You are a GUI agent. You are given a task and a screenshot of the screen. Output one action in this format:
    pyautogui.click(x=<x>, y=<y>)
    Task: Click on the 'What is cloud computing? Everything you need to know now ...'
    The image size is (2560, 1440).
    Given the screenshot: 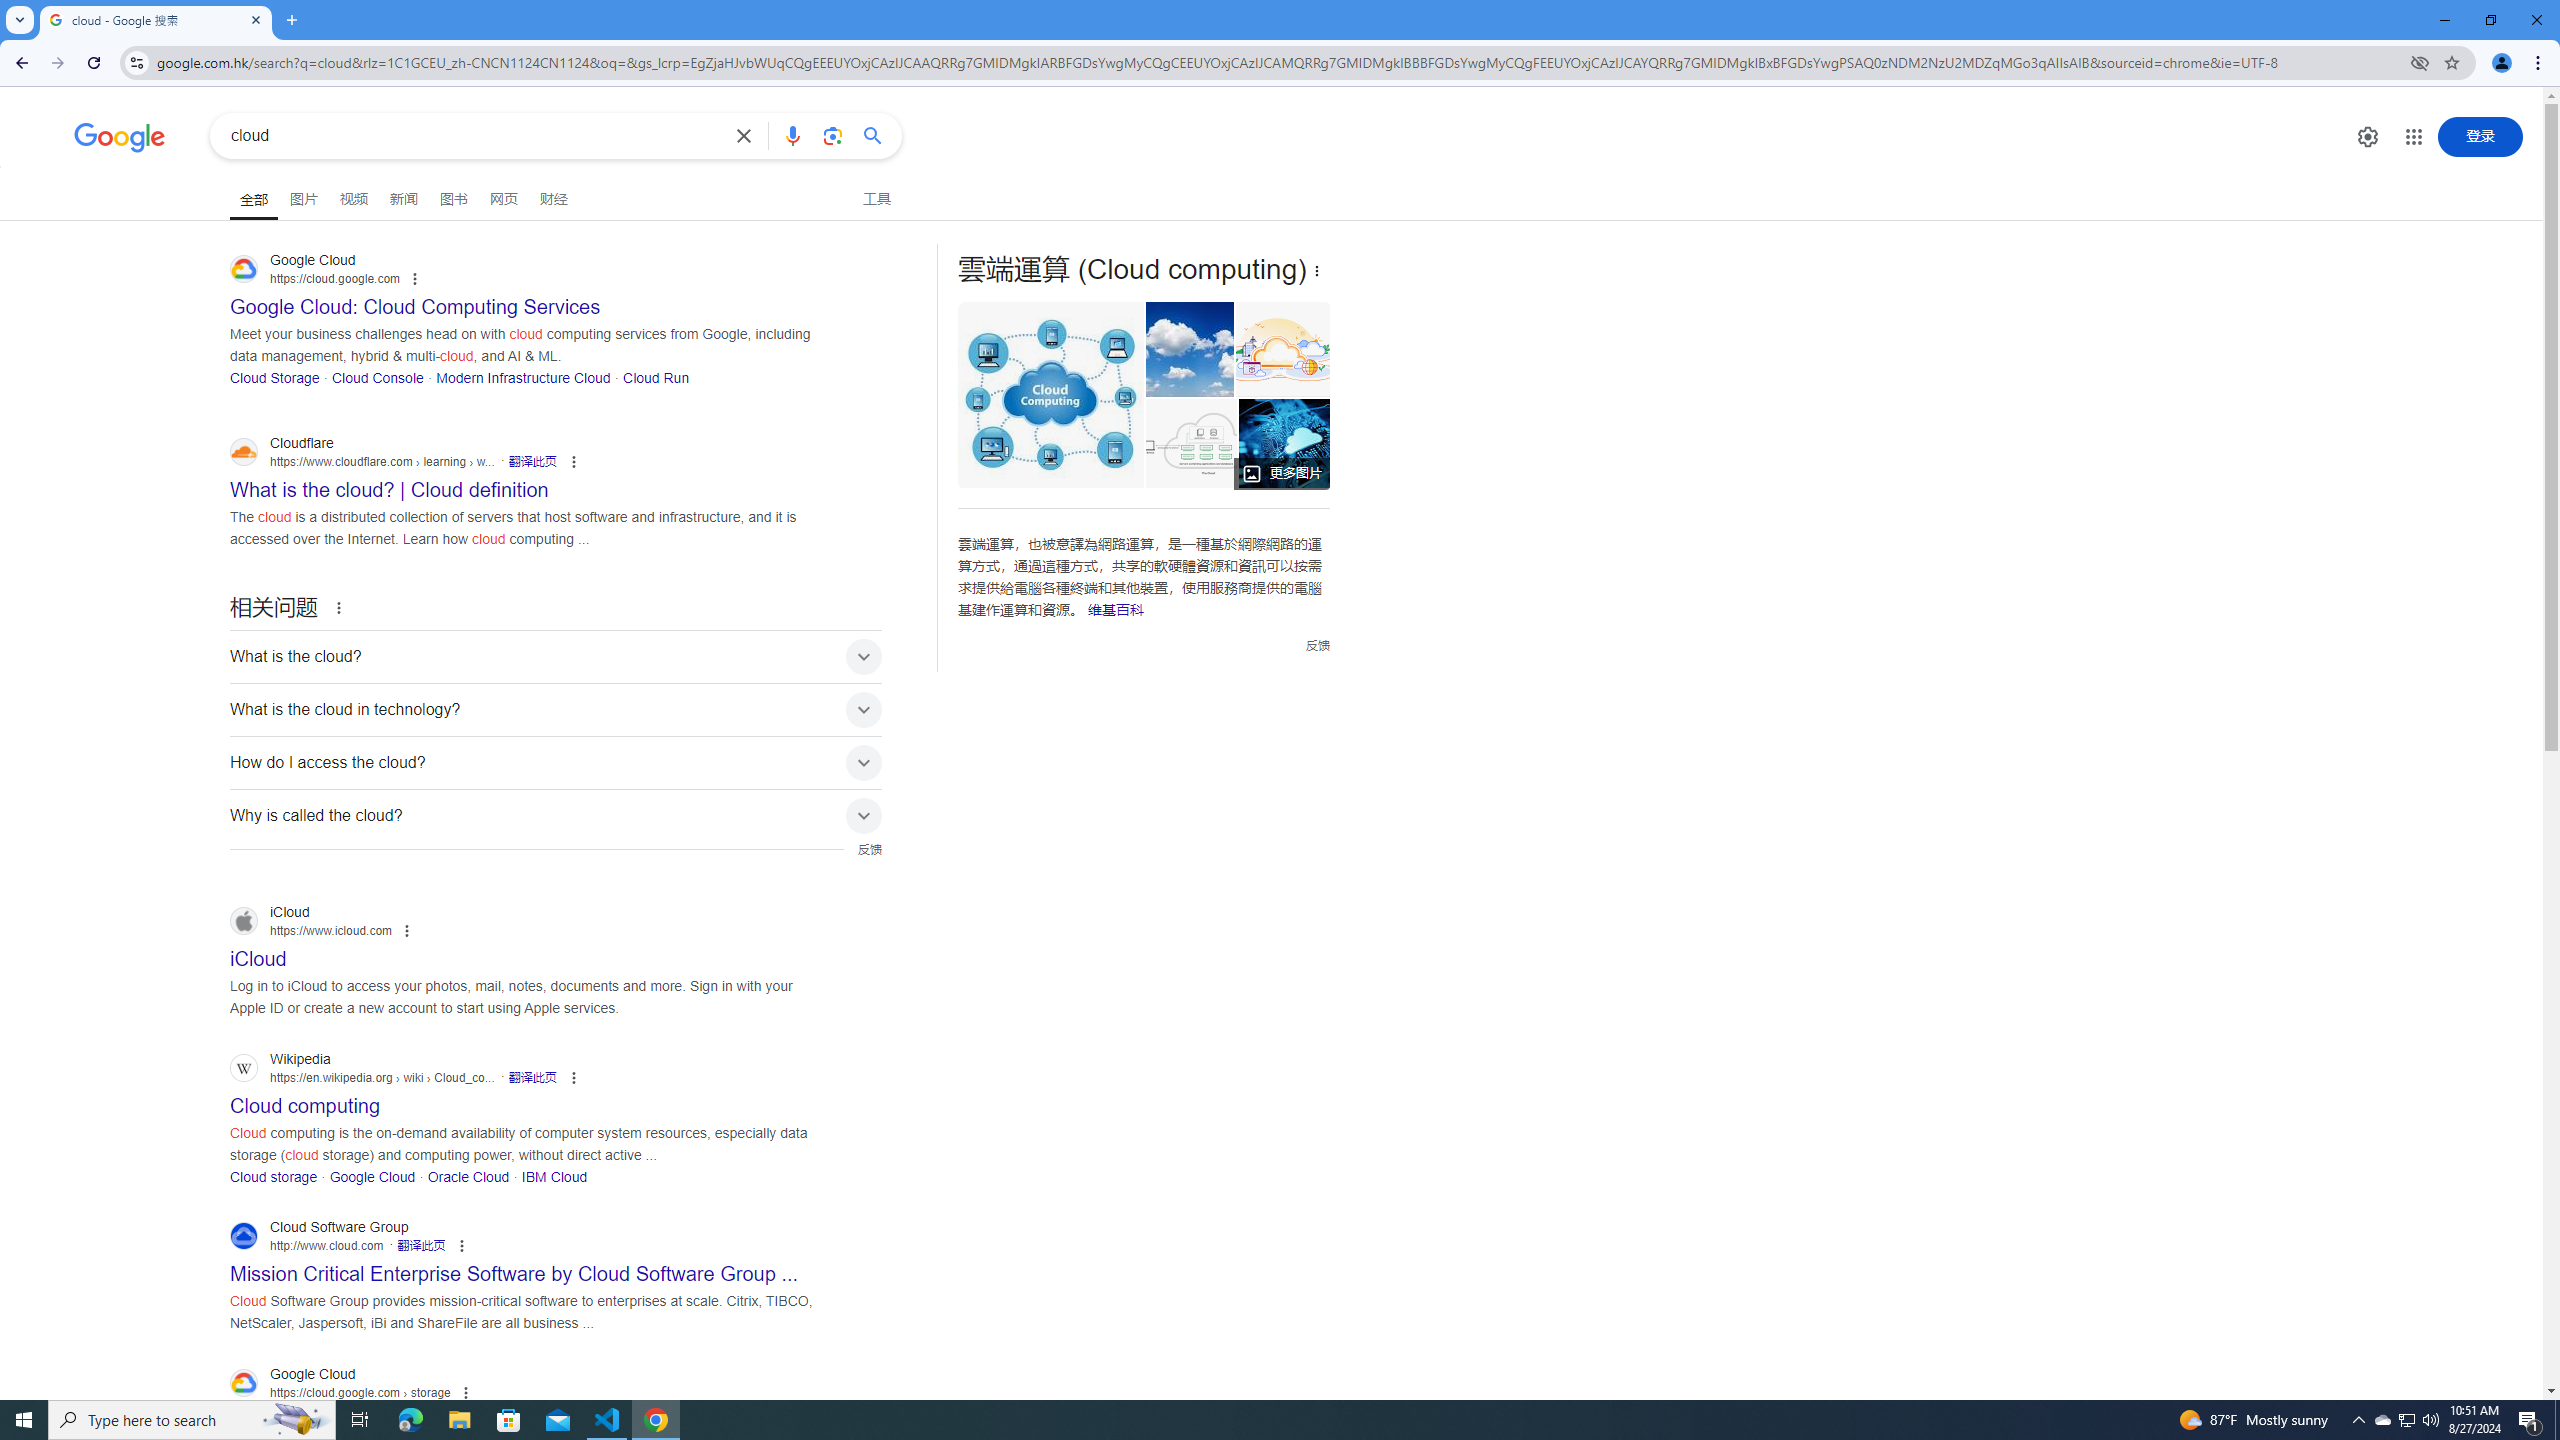 What is the action you would take?
    pyautogui.click(x=1304, y=443)
    